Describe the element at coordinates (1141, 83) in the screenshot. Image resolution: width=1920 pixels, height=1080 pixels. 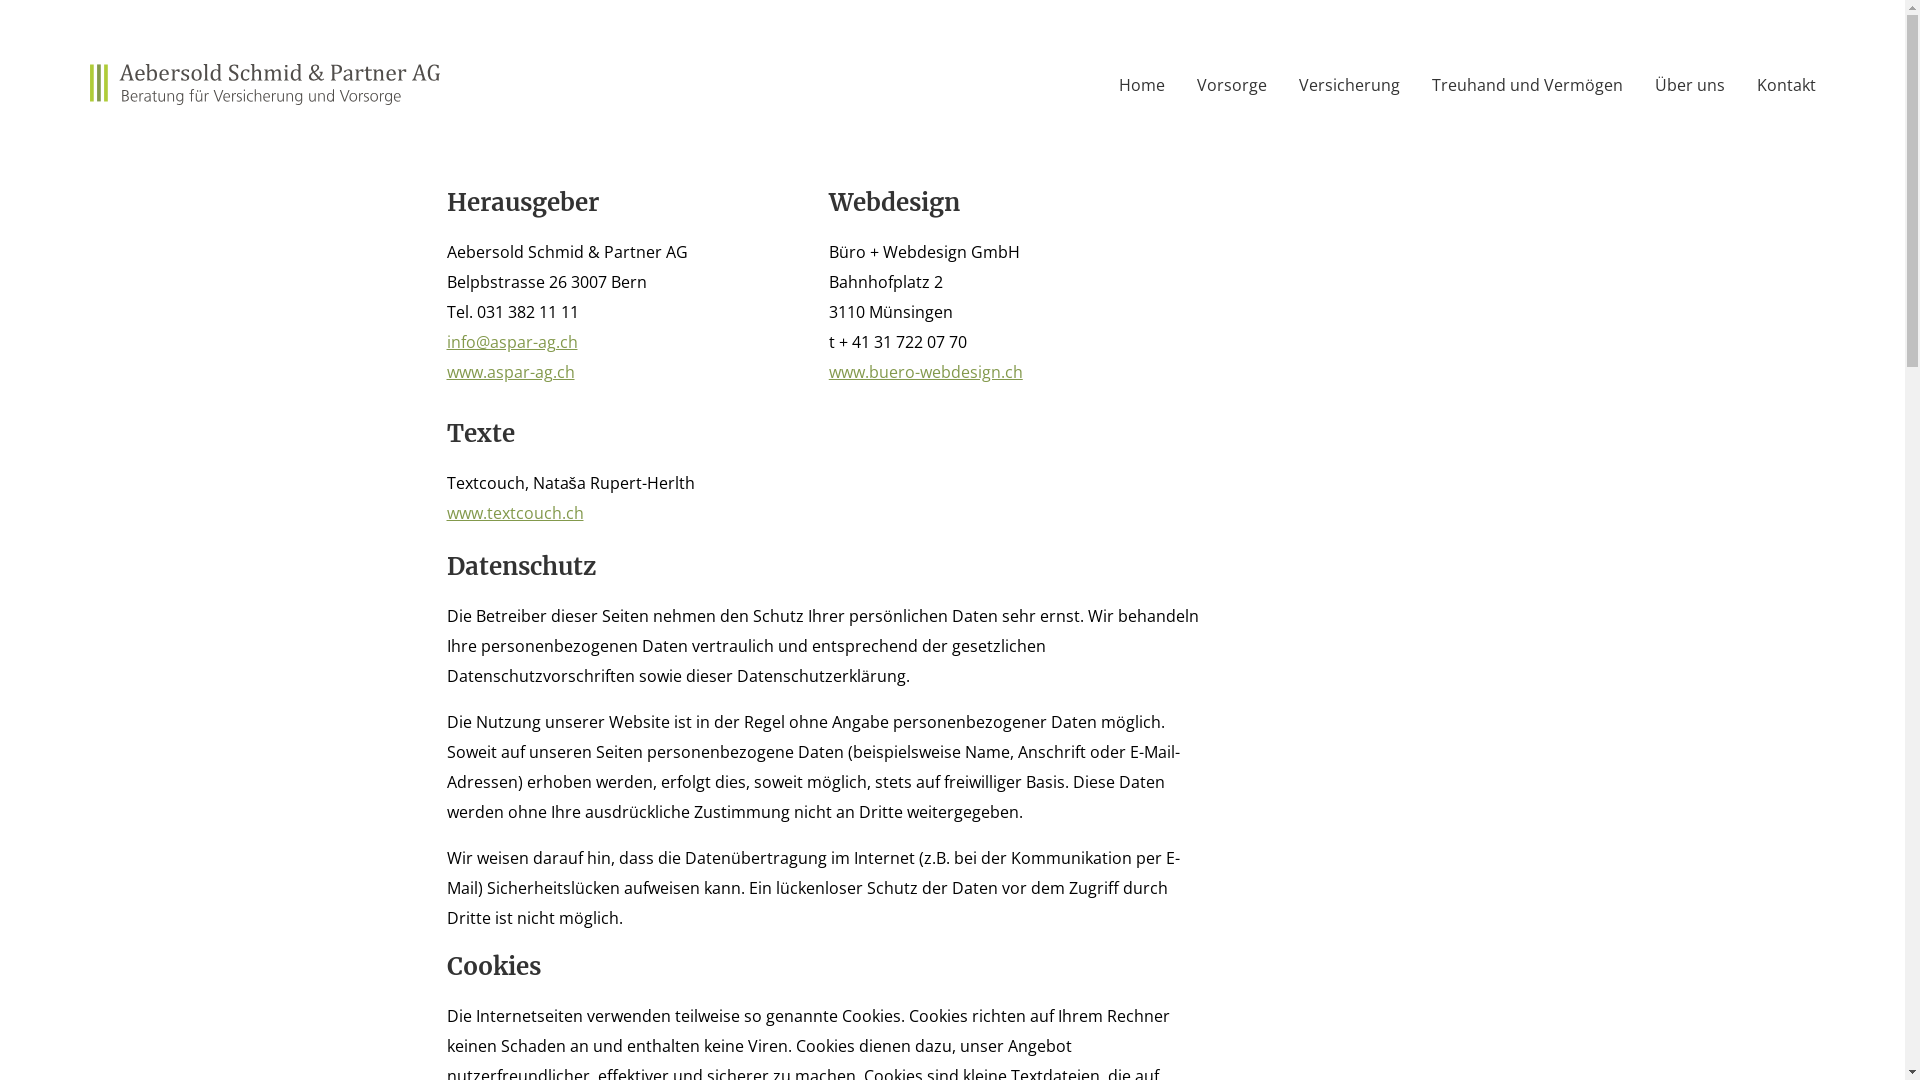
I see `'Home'` at that location.